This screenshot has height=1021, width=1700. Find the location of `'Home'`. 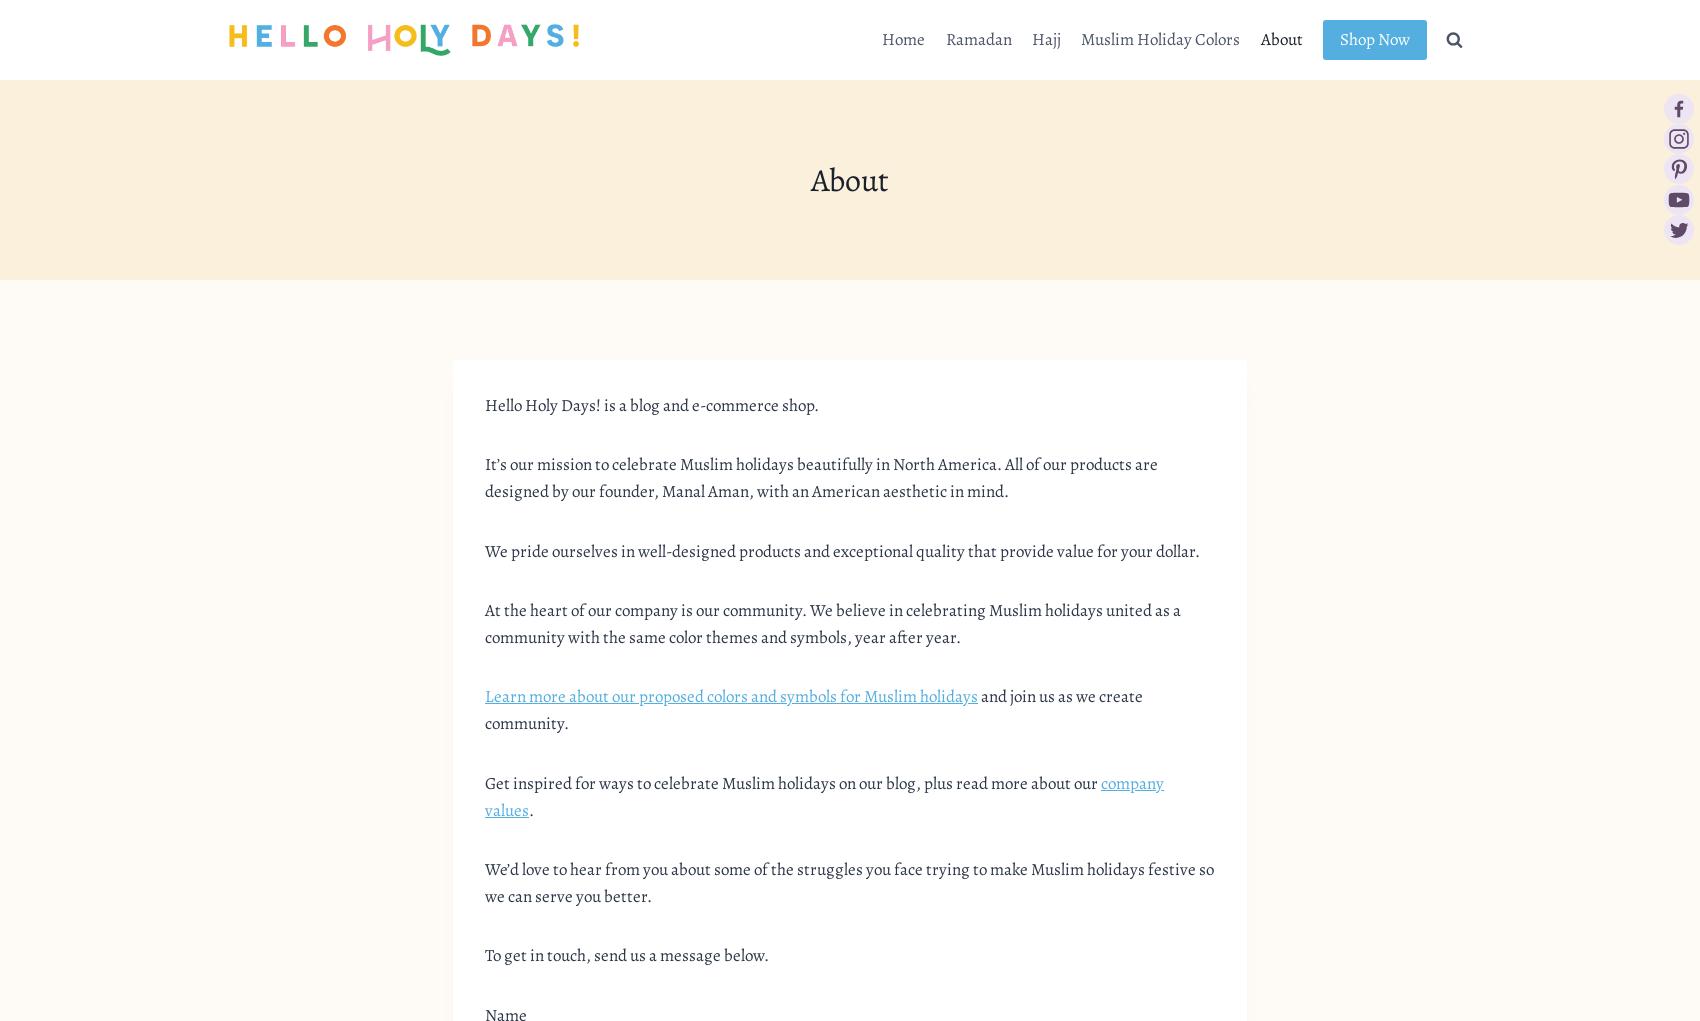

'Home' is located at coordinates (903, 38).